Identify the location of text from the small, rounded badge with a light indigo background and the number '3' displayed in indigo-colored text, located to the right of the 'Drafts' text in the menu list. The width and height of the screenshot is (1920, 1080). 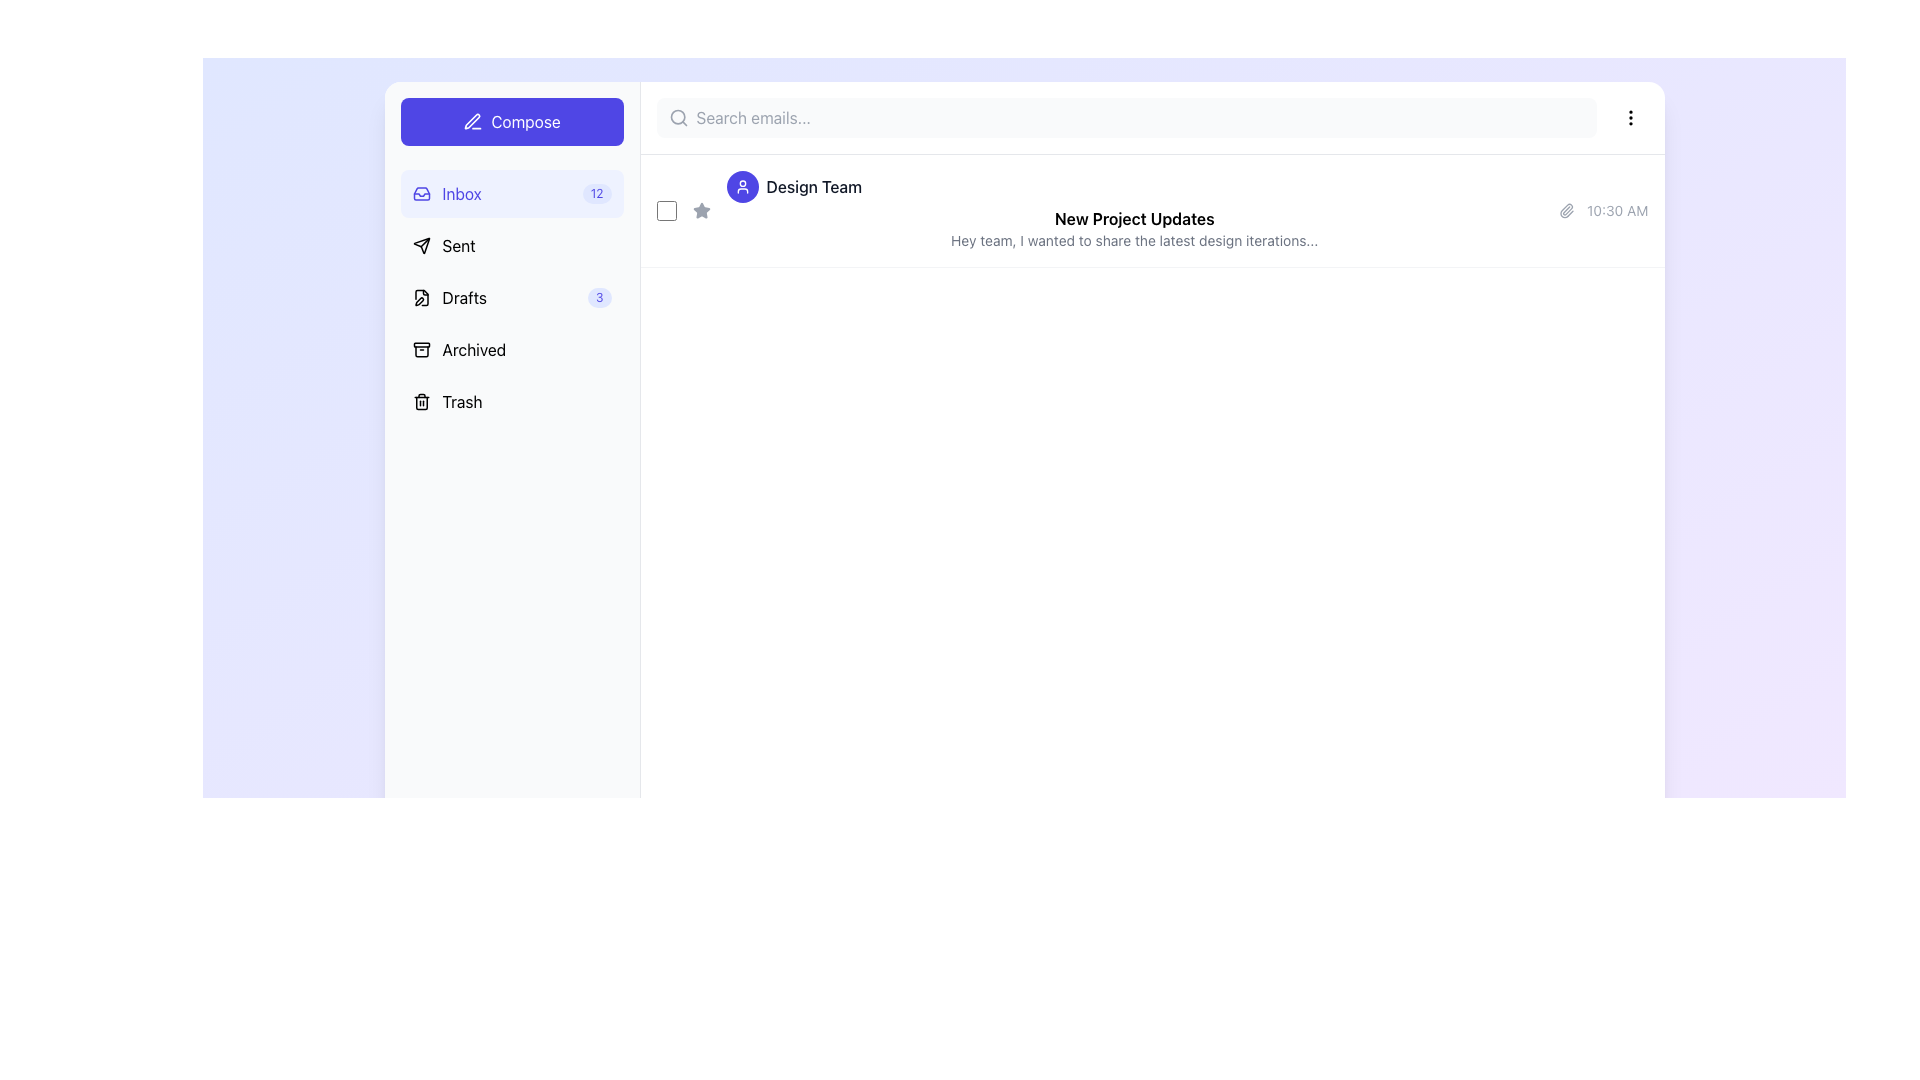
(598, 297).